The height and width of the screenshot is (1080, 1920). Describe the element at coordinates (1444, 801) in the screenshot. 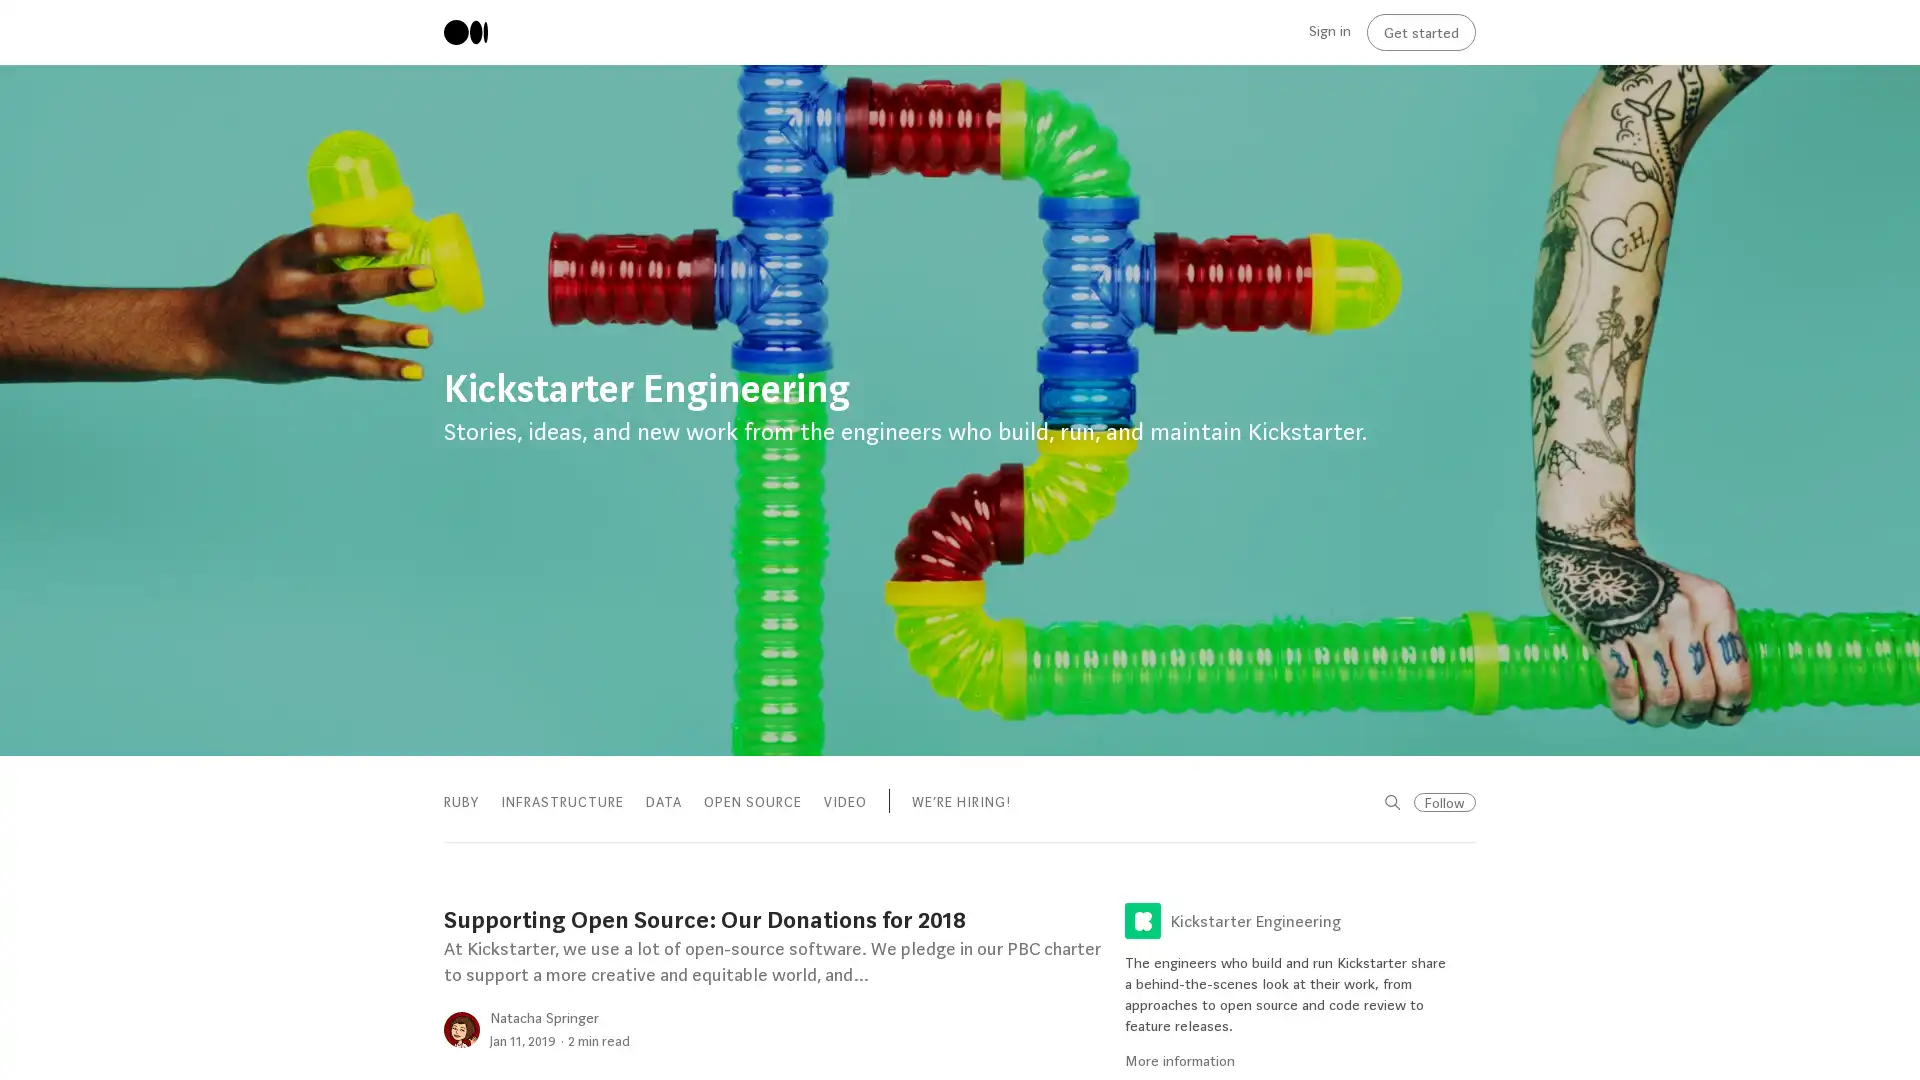

I see `Follow` at that location.